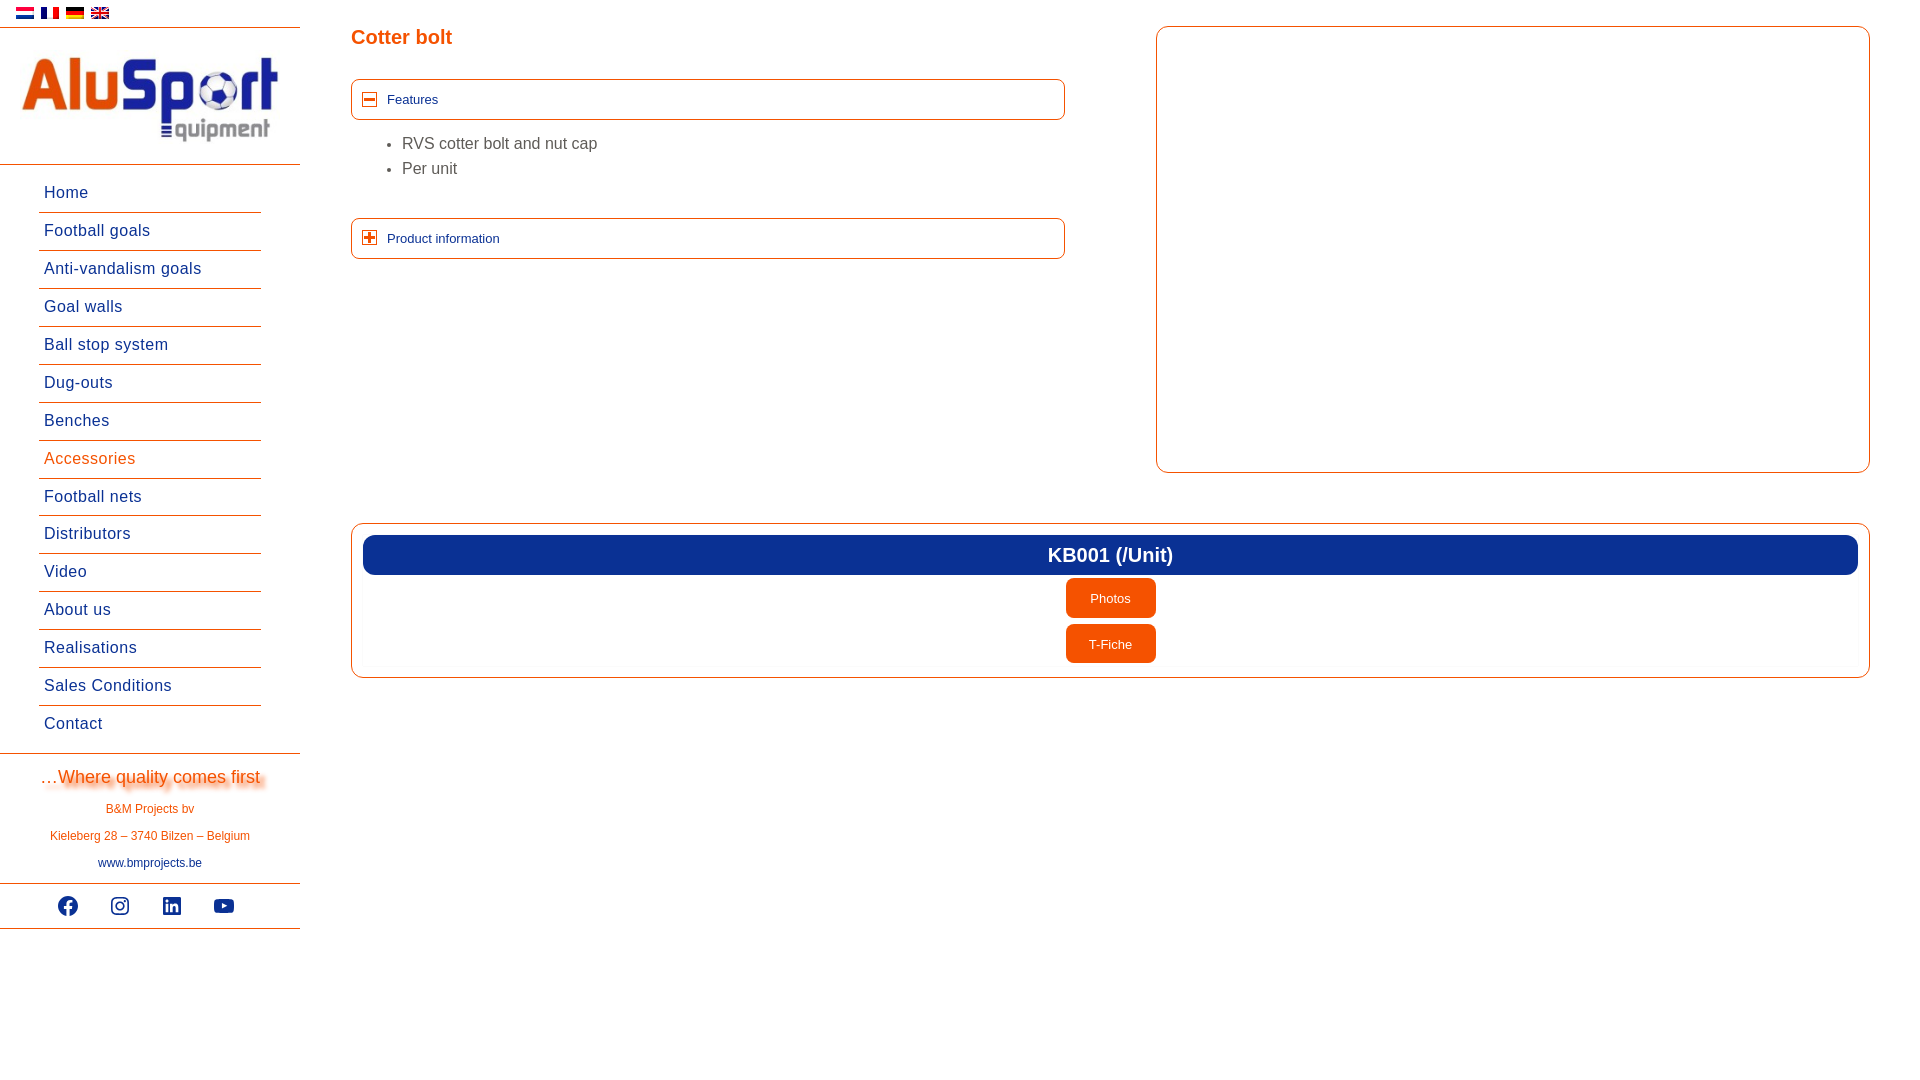  What do you see at coordinates (148, 573) in the screenshot?
I see `'Video'` at bounding box center [148, 573].